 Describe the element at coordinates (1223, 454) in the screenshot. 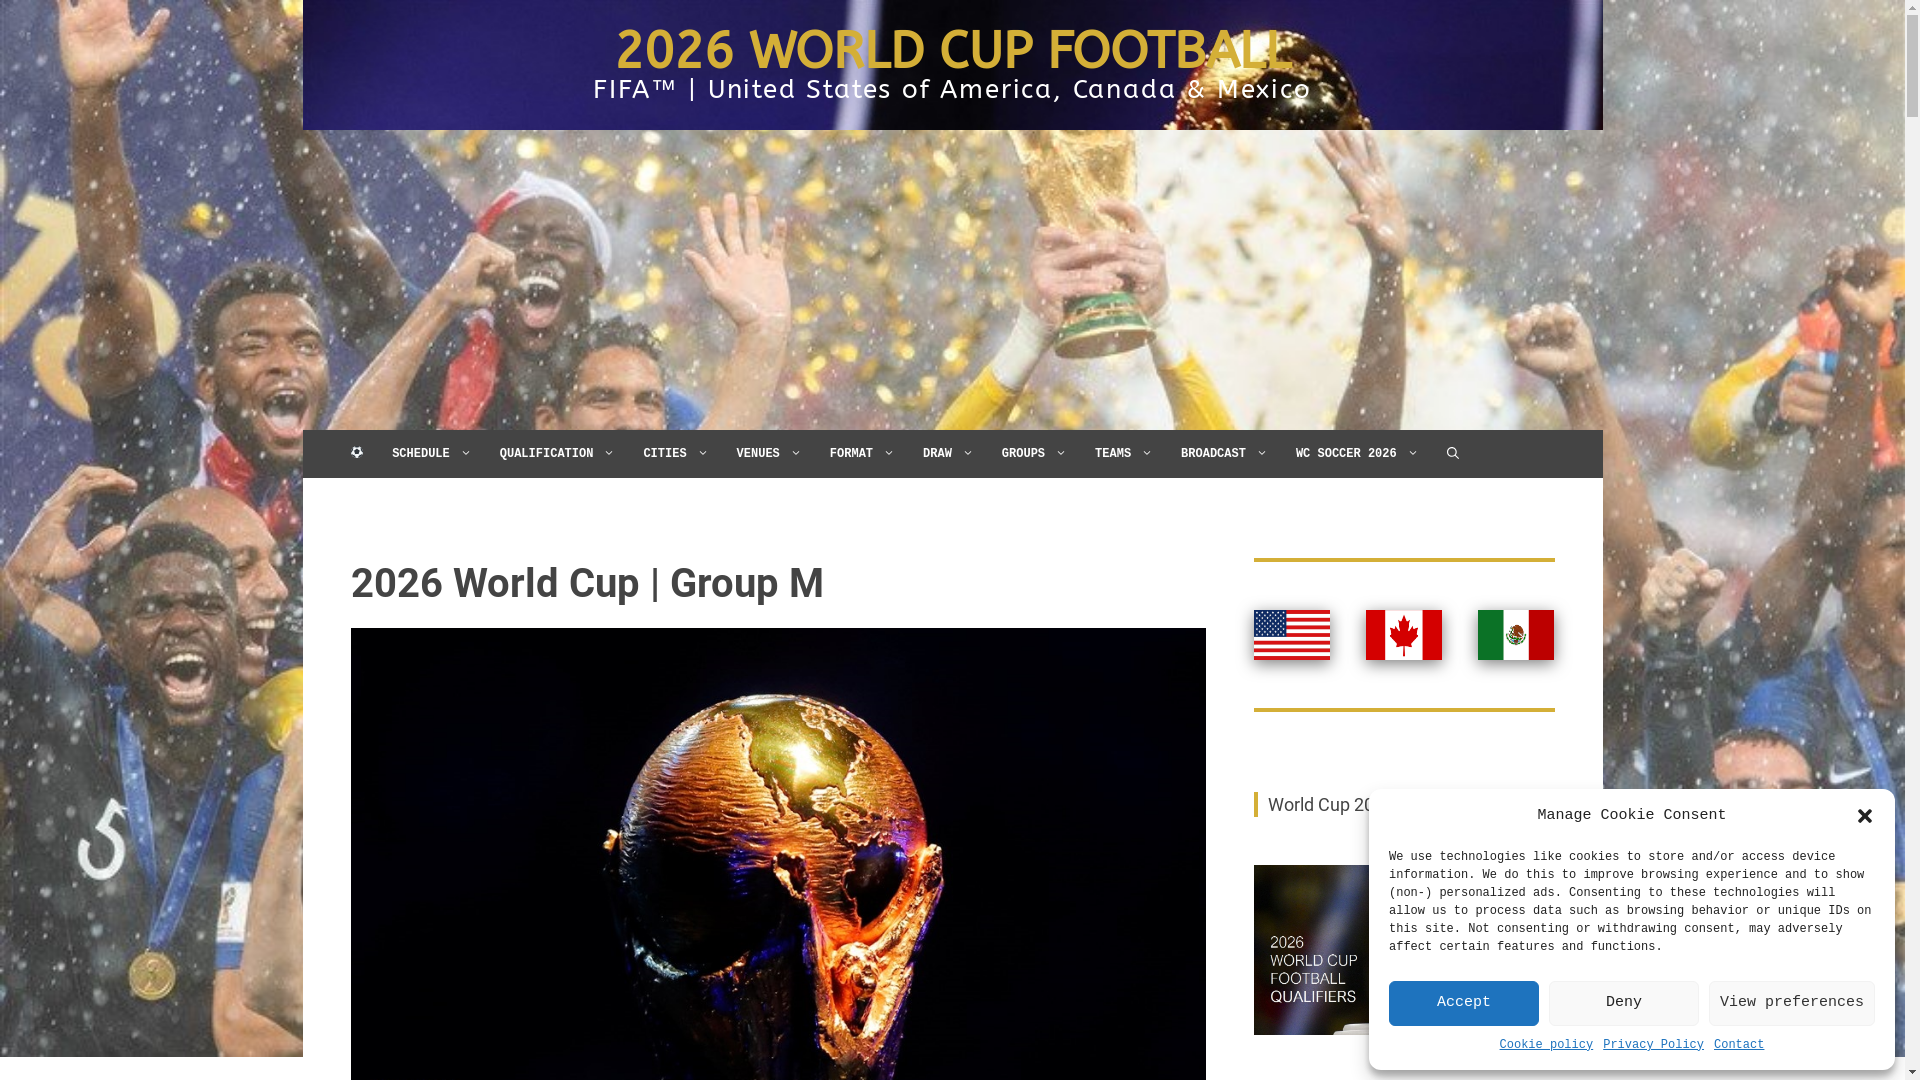

I see `'BROADCAST'` at that location.